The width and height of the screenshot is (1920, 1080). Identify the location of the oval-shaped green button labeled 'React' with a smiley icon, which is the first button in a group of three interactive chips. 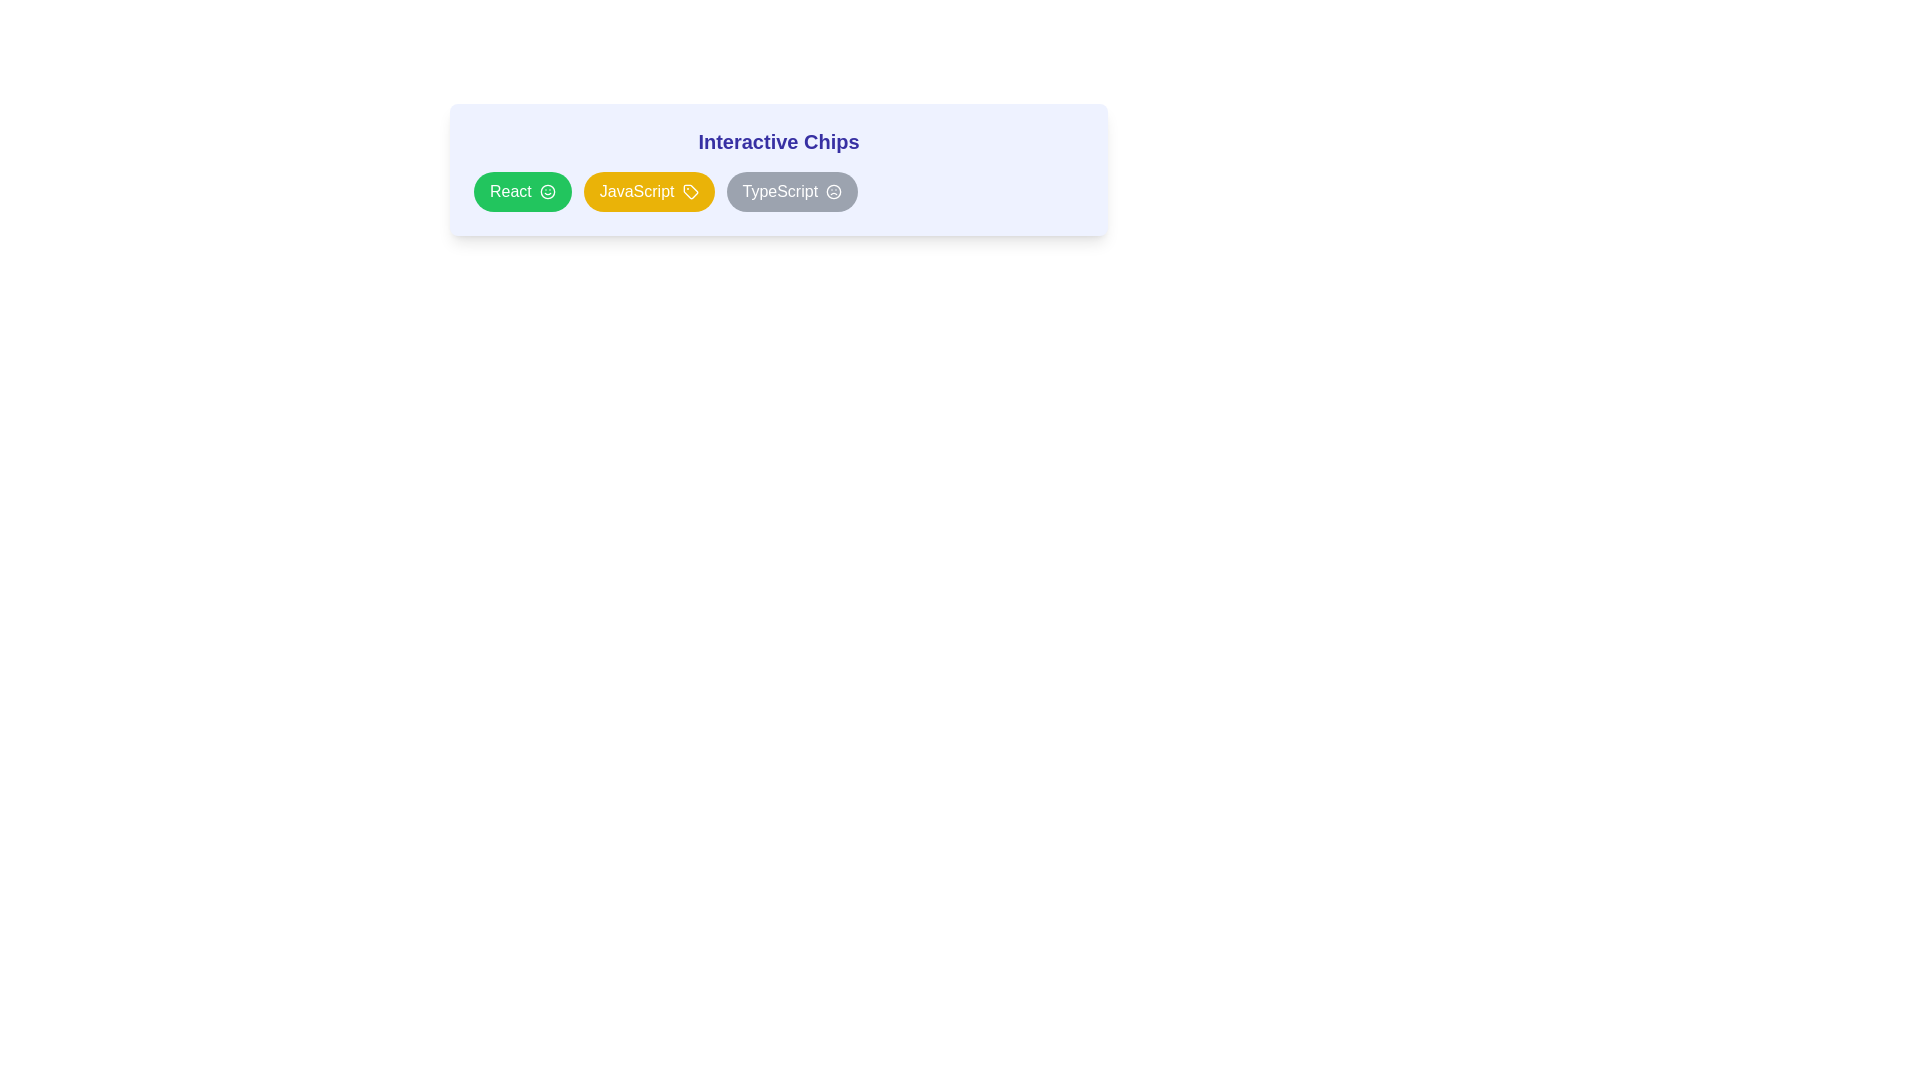
(522, 192).